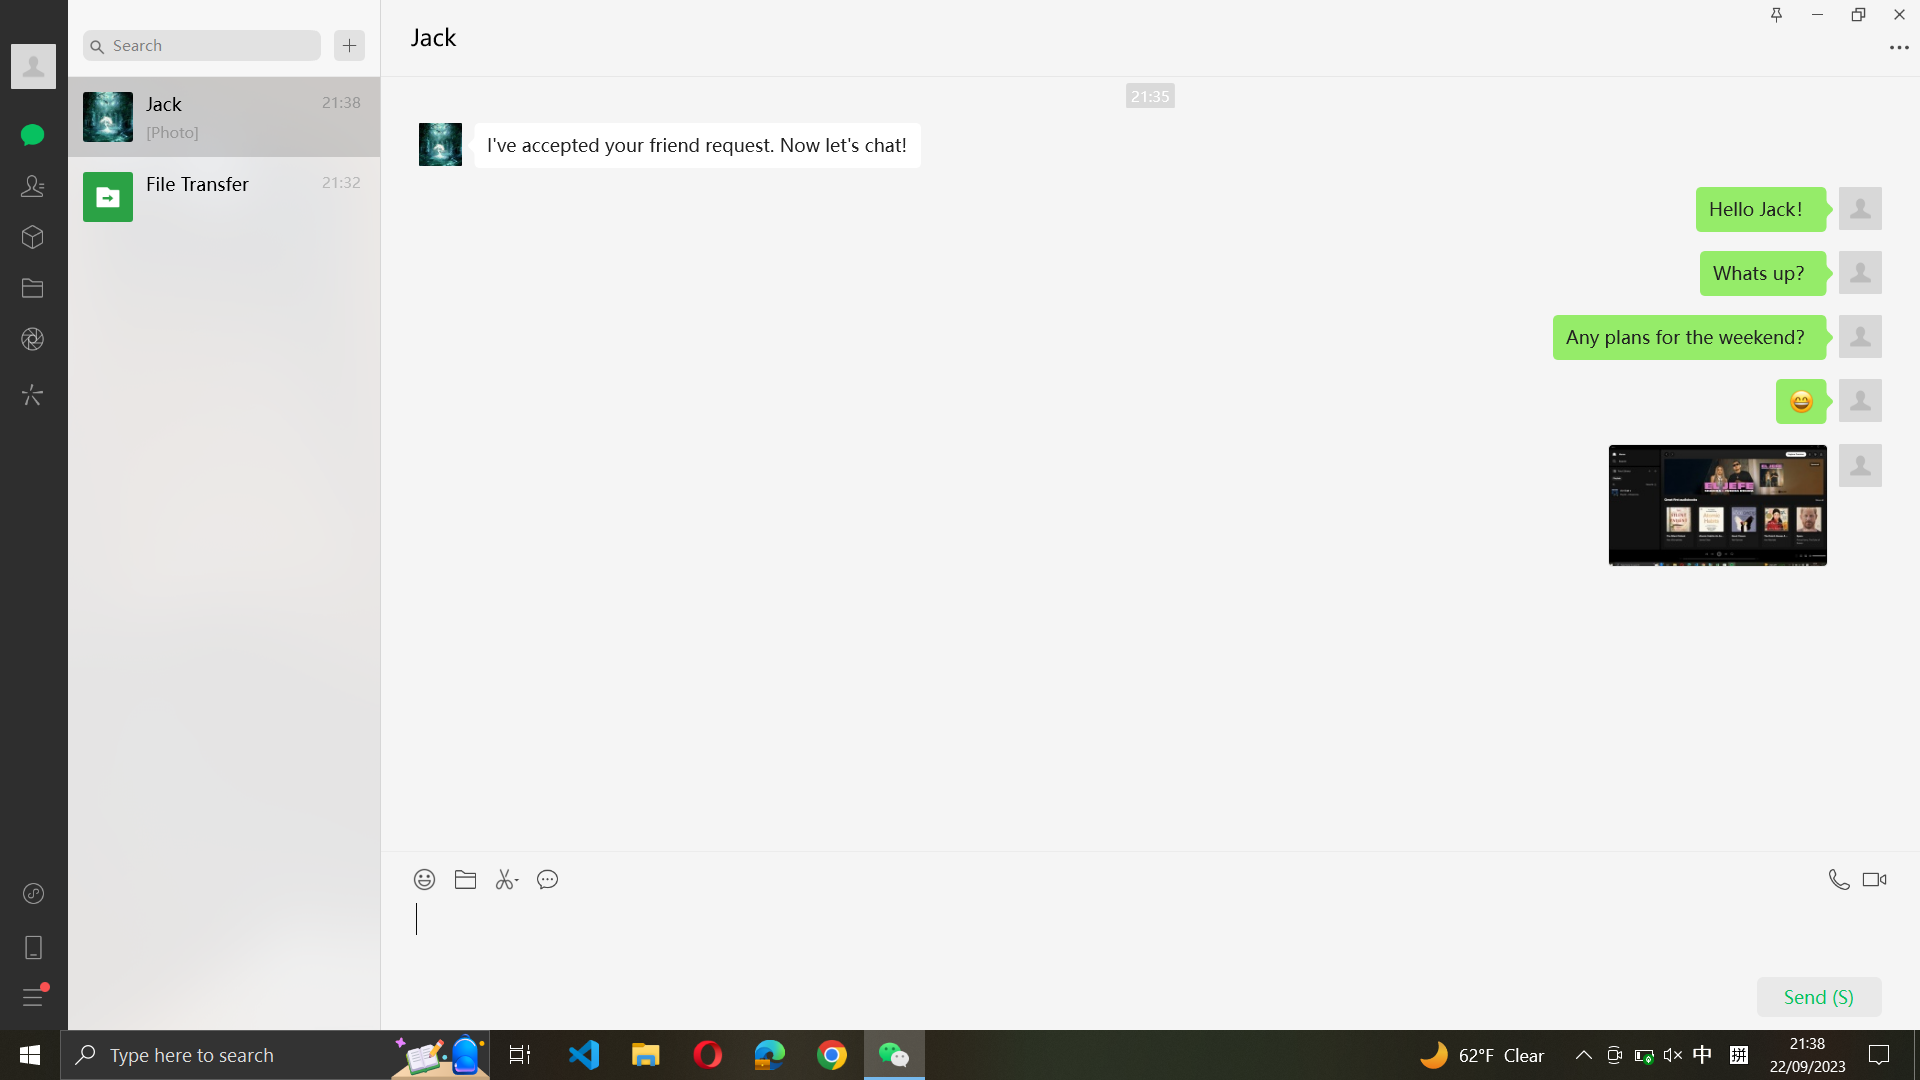  Describe the element at coordinates (1878, 874) in the screenshot. I see `a video conference with Jack` at that location.